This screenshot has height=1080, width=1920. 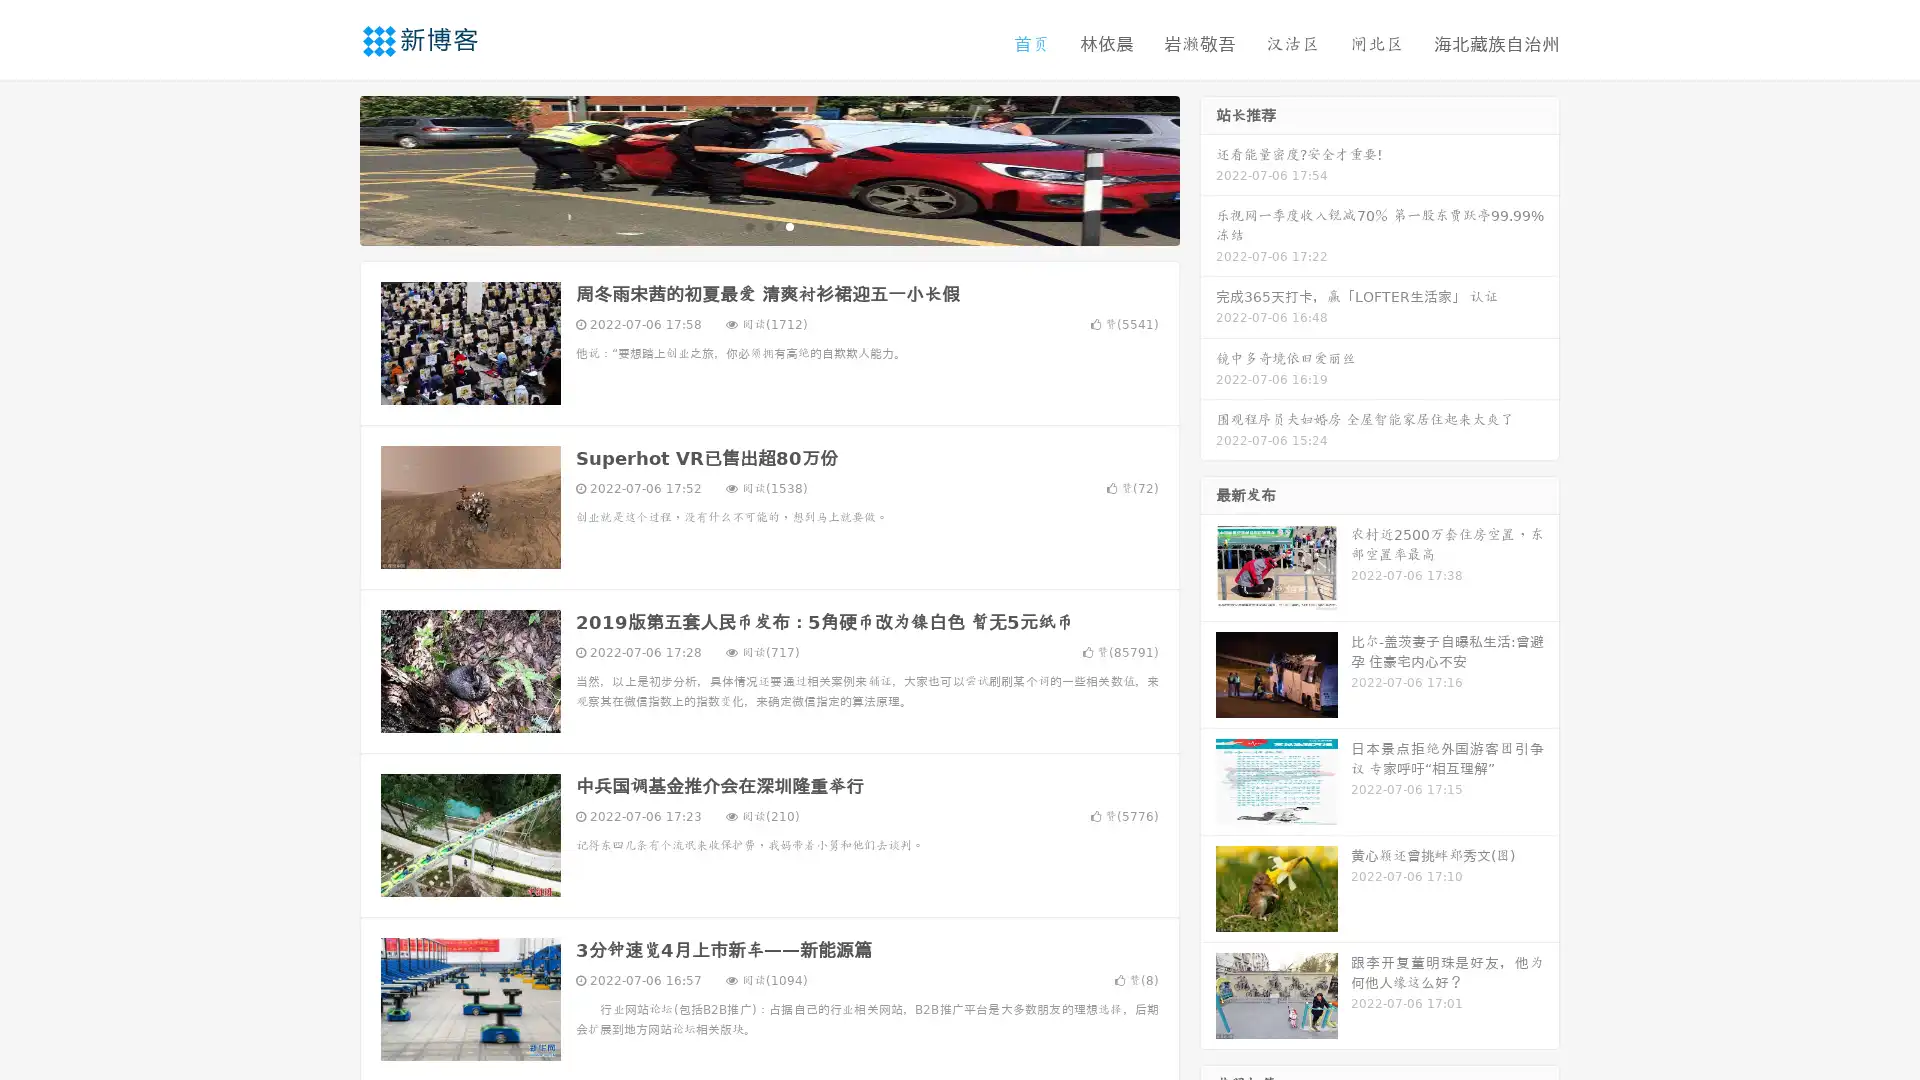 I want to click on Go to slide 2, so click(x=768, y=225).